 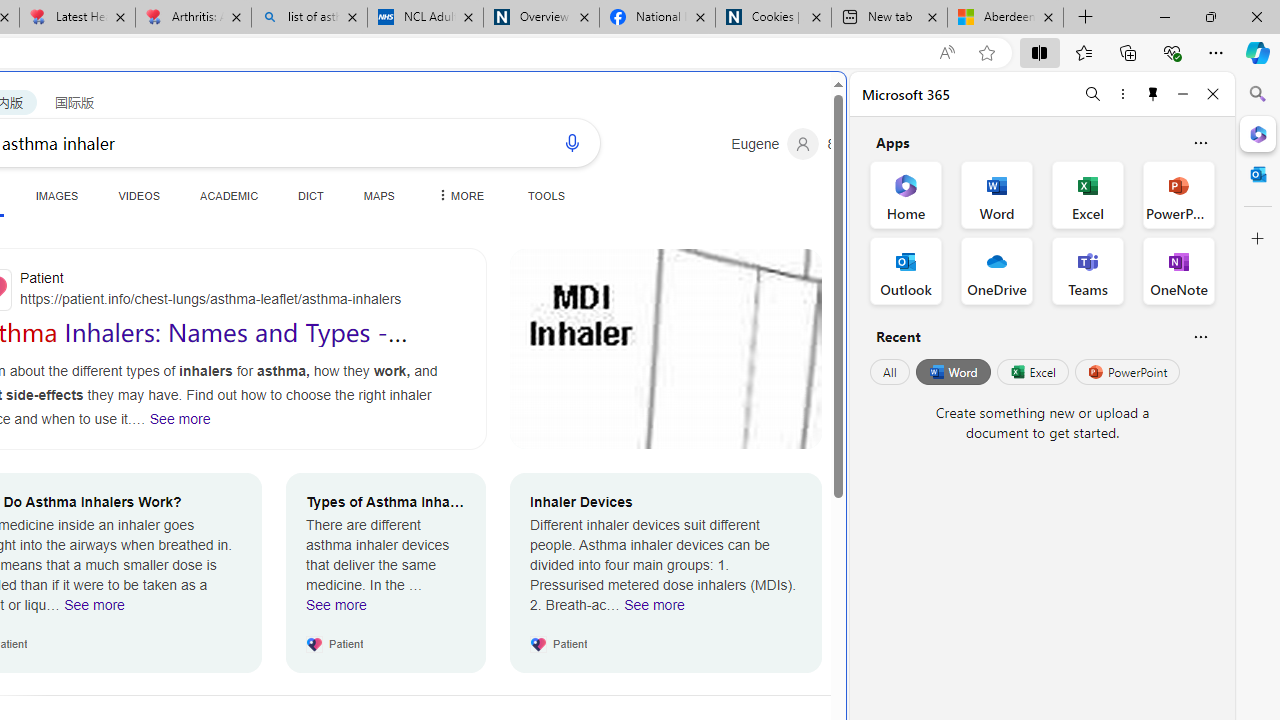 What do you see at coordinates (457, 195) in the screenshot?
I see `'Dropdown Menu'` at bounding box center [457, 195].